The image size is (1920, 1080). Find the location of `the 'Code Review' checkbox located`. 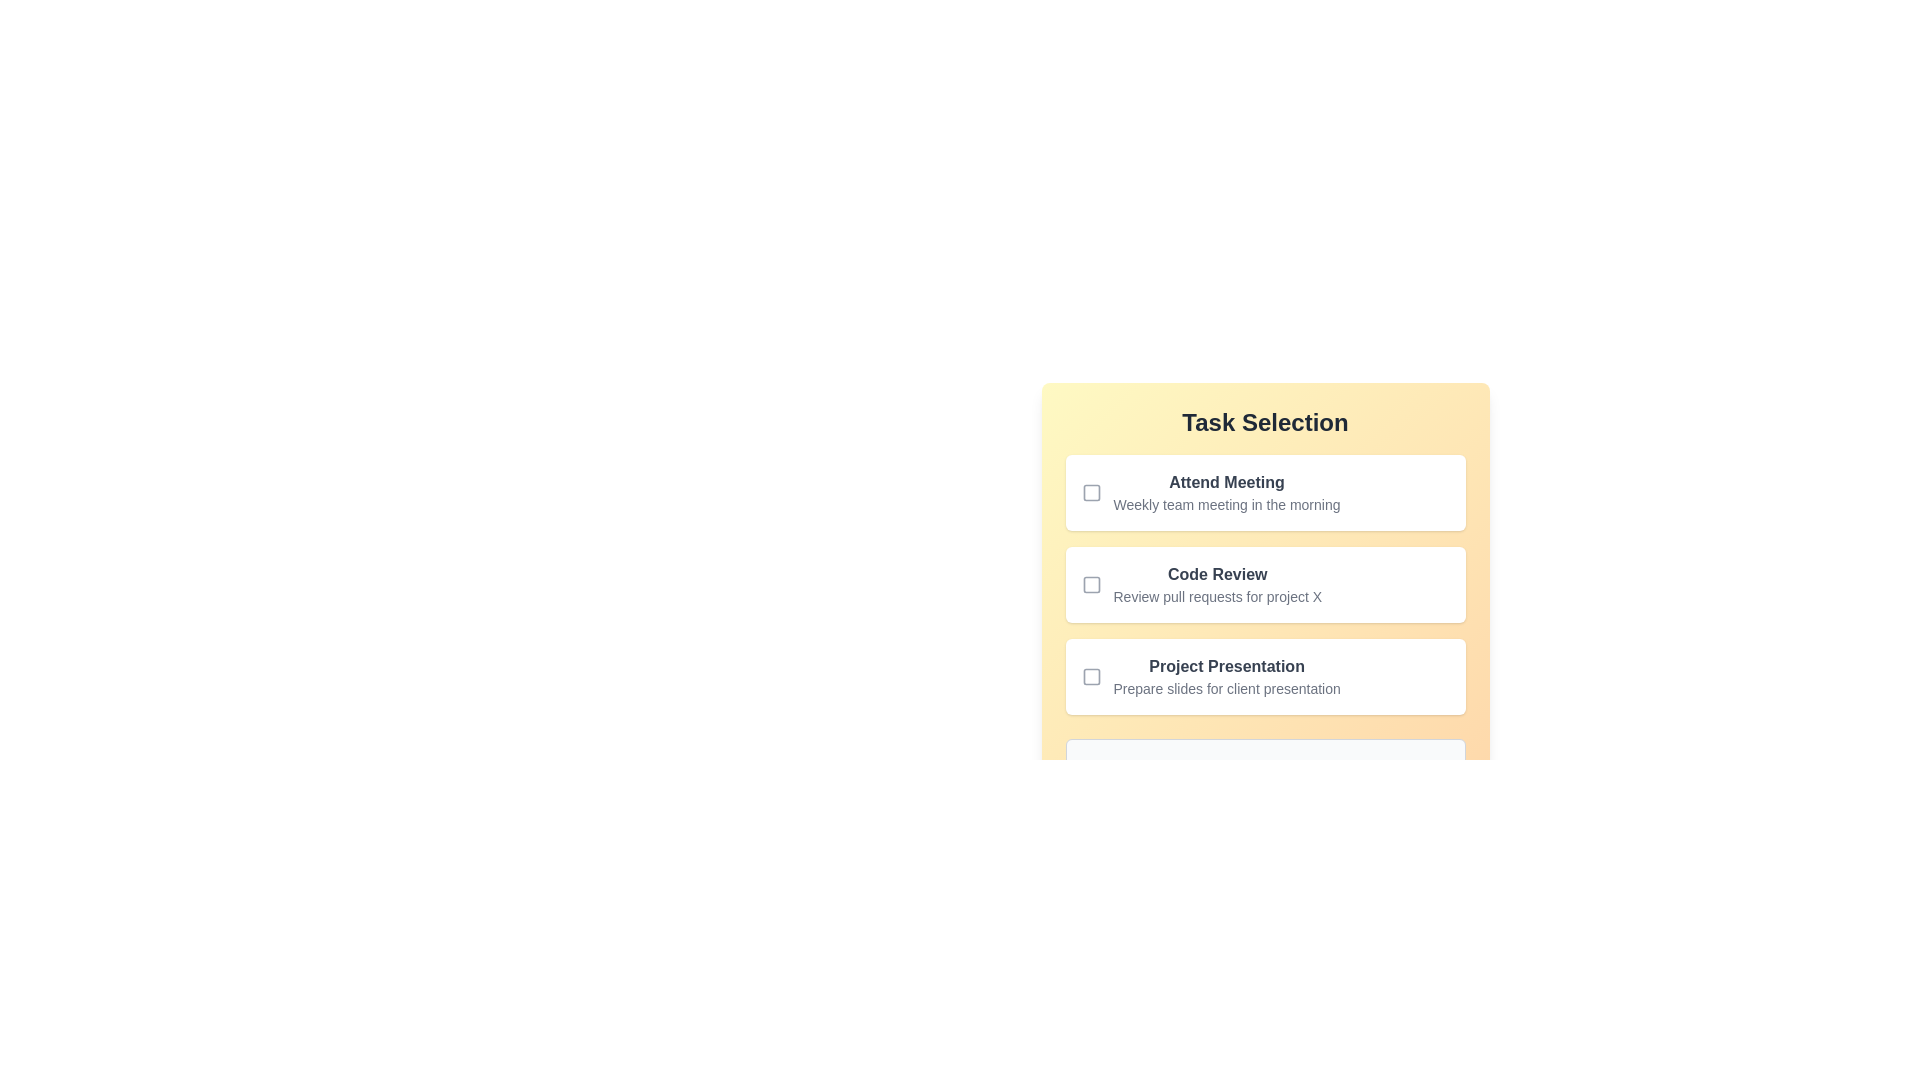

the 'Code Review' checkbox located is located at coordinates (1200, 585).